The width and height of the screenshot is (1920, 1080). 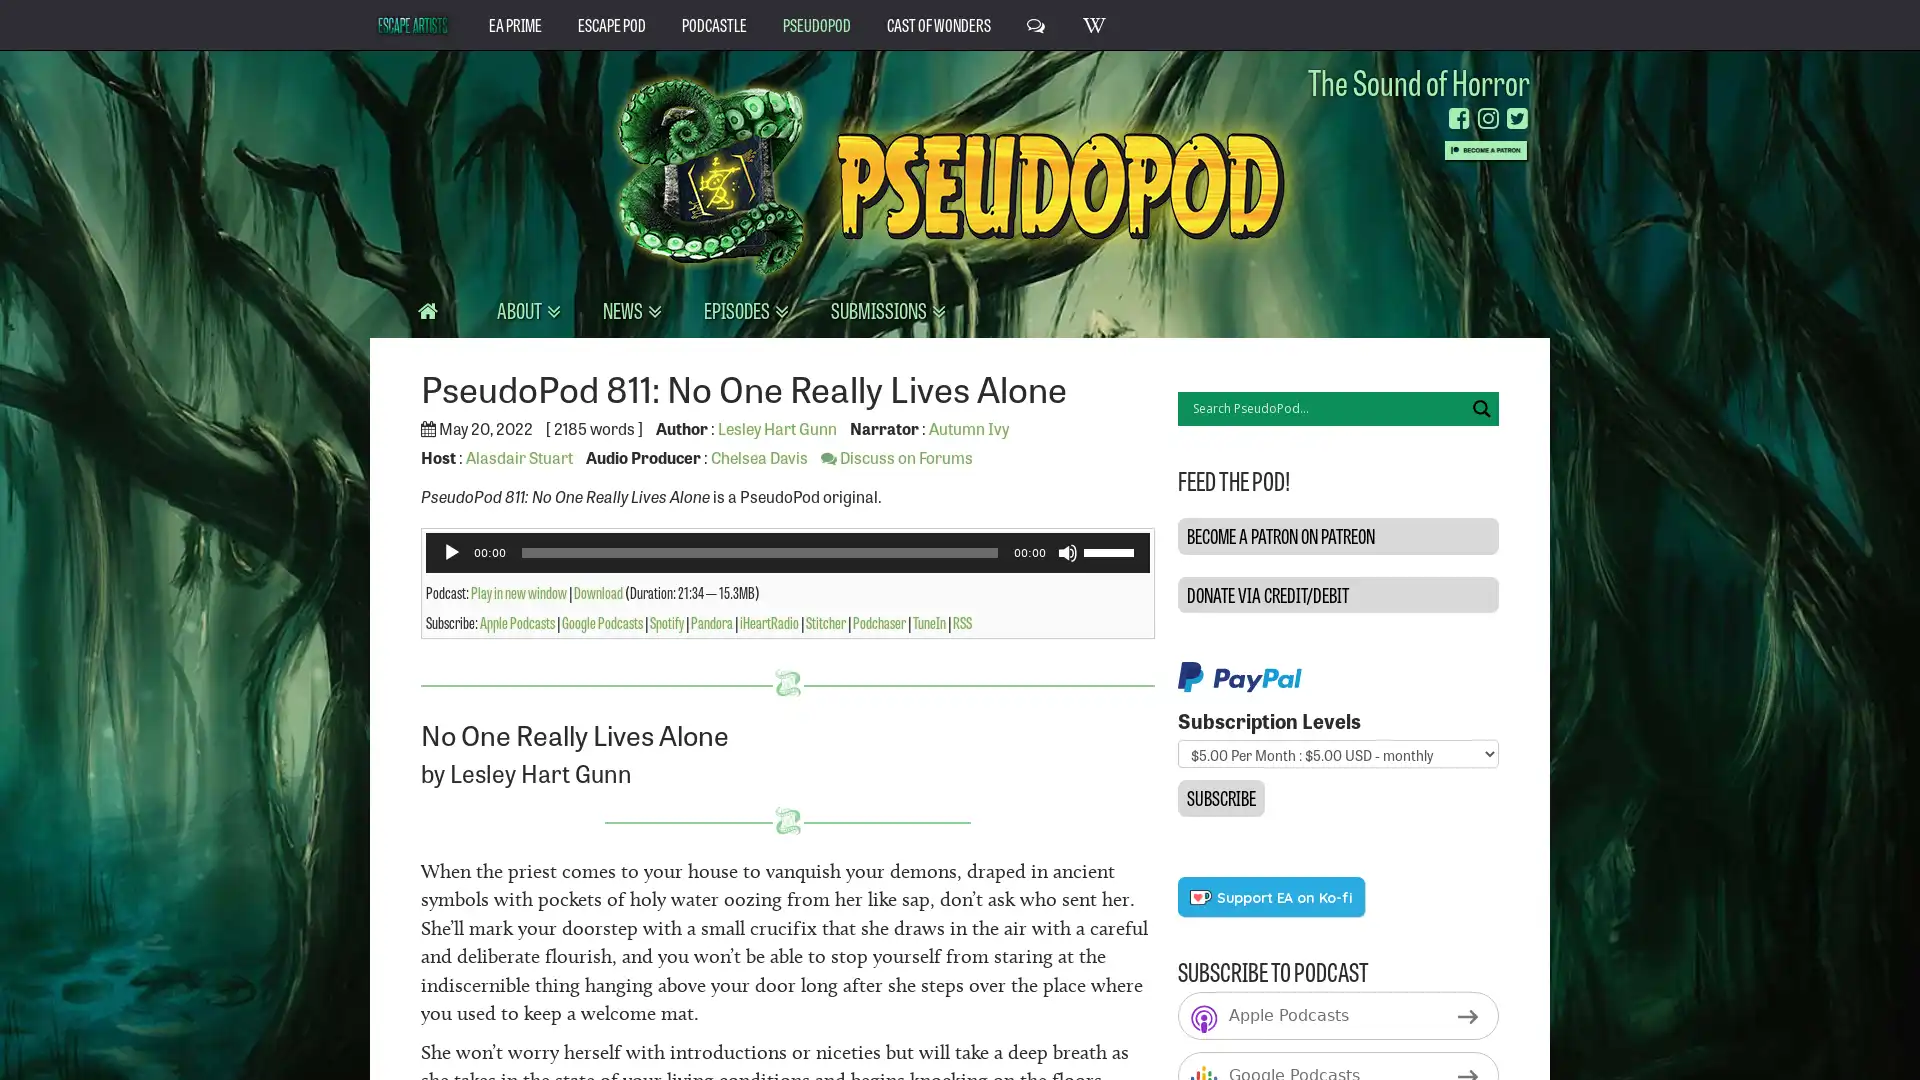 What do you see at coordinates (450, 551) in the screenshot?
I see `Play` at bounding box center [450, 551].